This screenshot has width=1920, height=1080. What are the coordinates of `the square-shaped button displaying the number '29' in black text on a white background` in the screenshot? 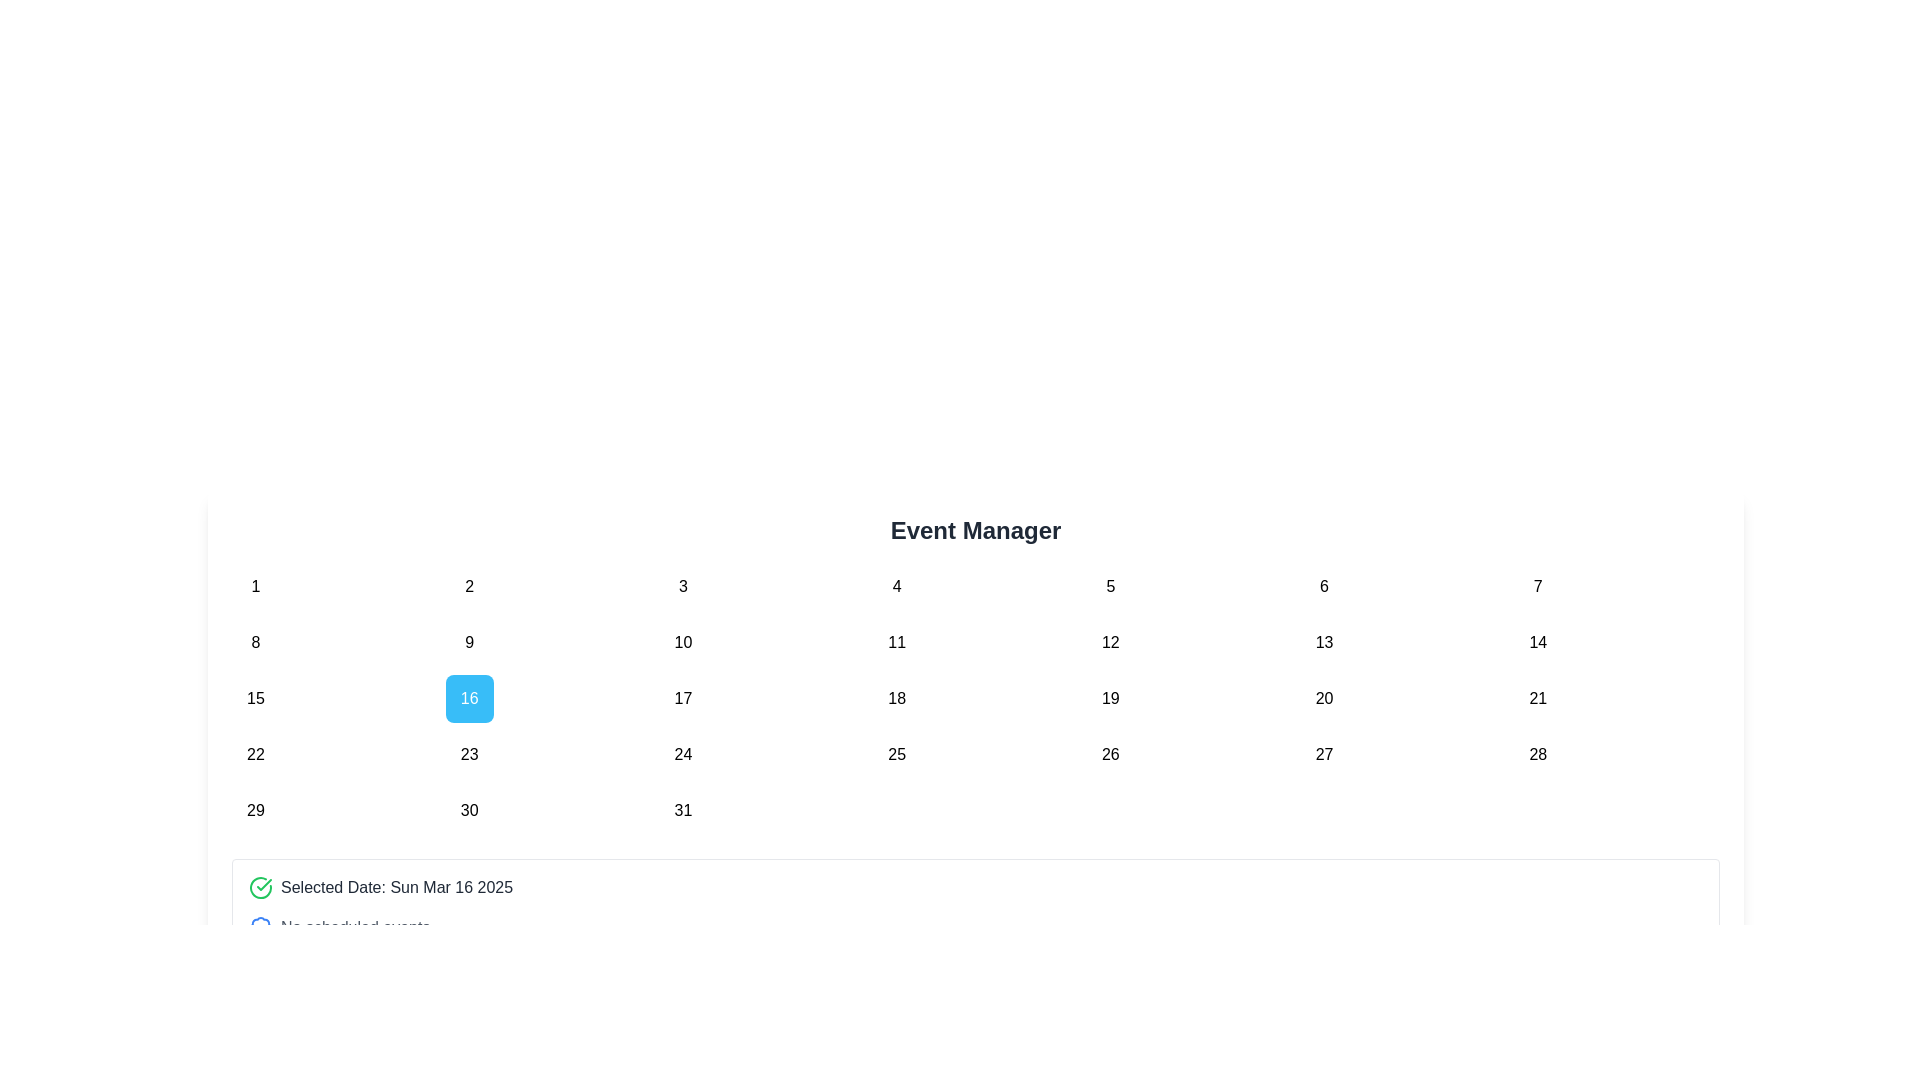 It's located at (254, 810).